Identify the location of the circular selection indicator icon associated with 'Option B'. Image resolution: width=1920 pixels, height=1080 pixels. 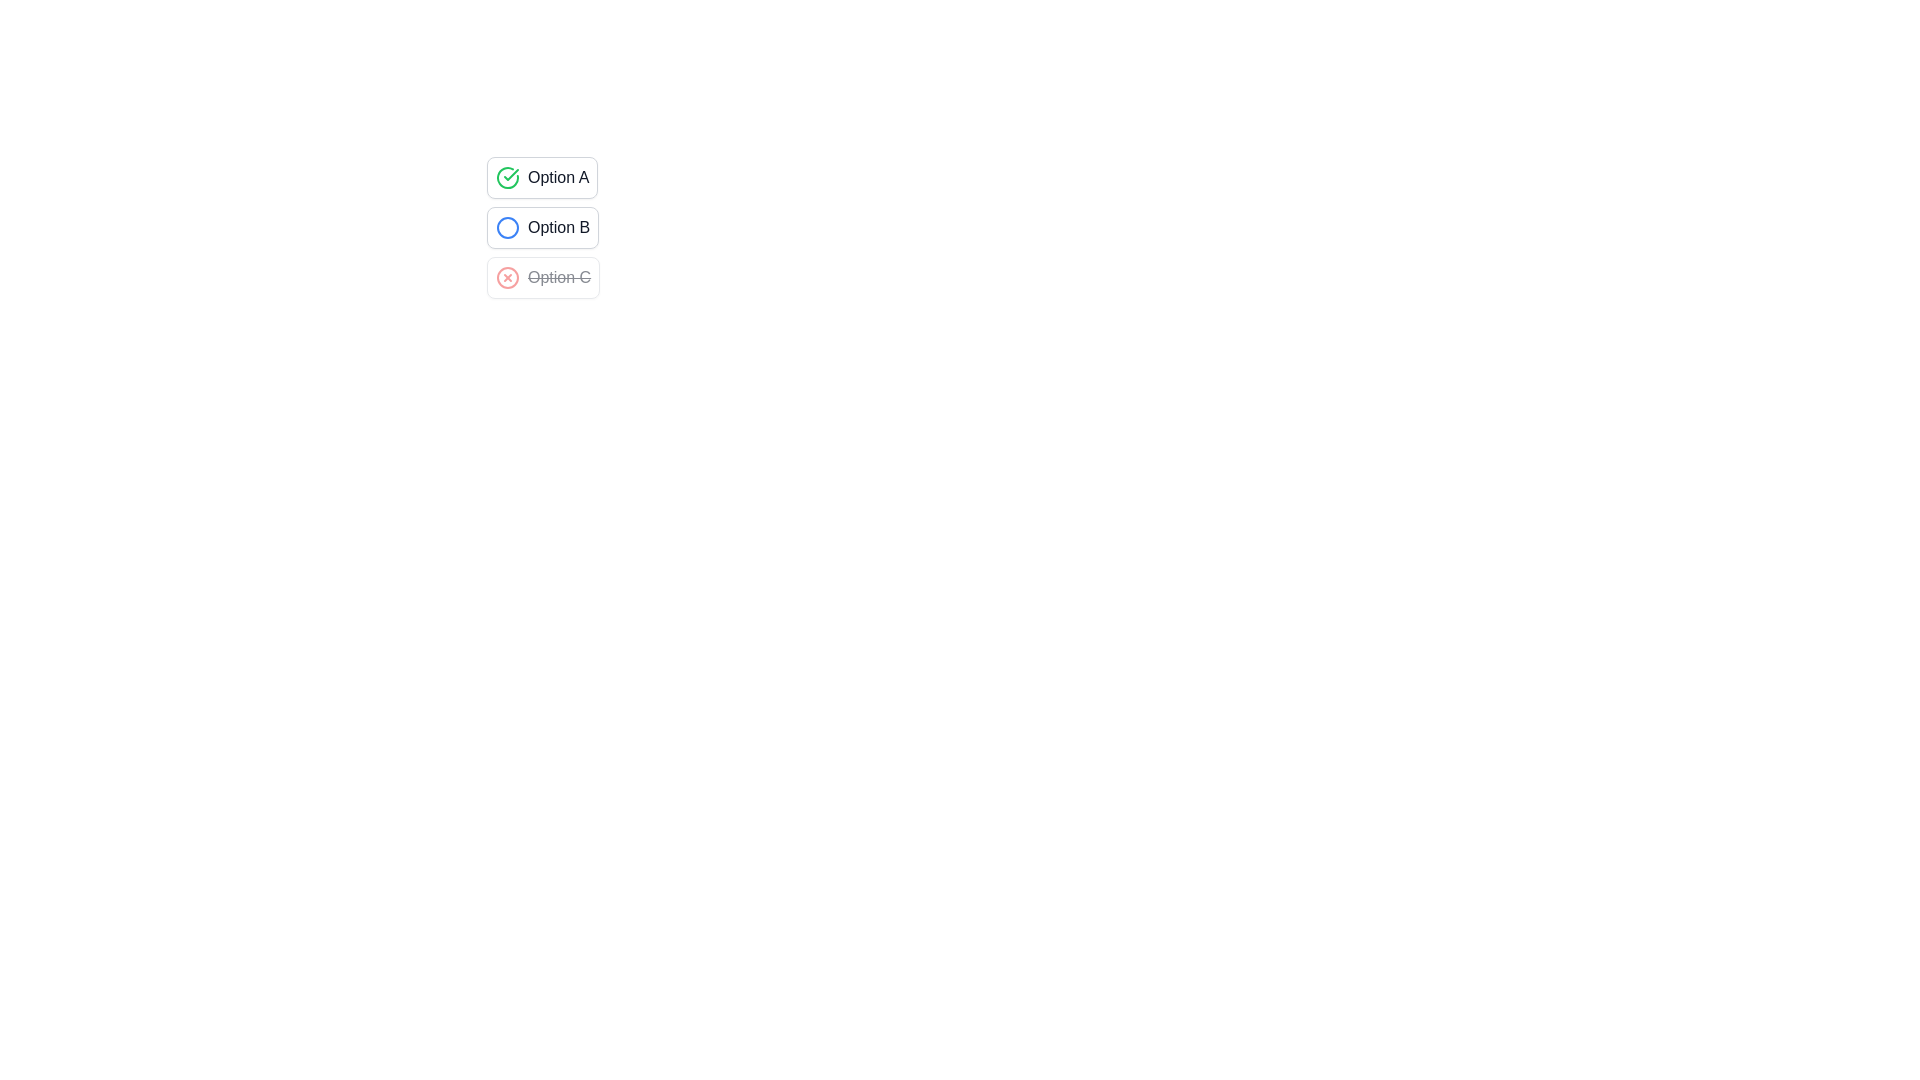
(508, 226).